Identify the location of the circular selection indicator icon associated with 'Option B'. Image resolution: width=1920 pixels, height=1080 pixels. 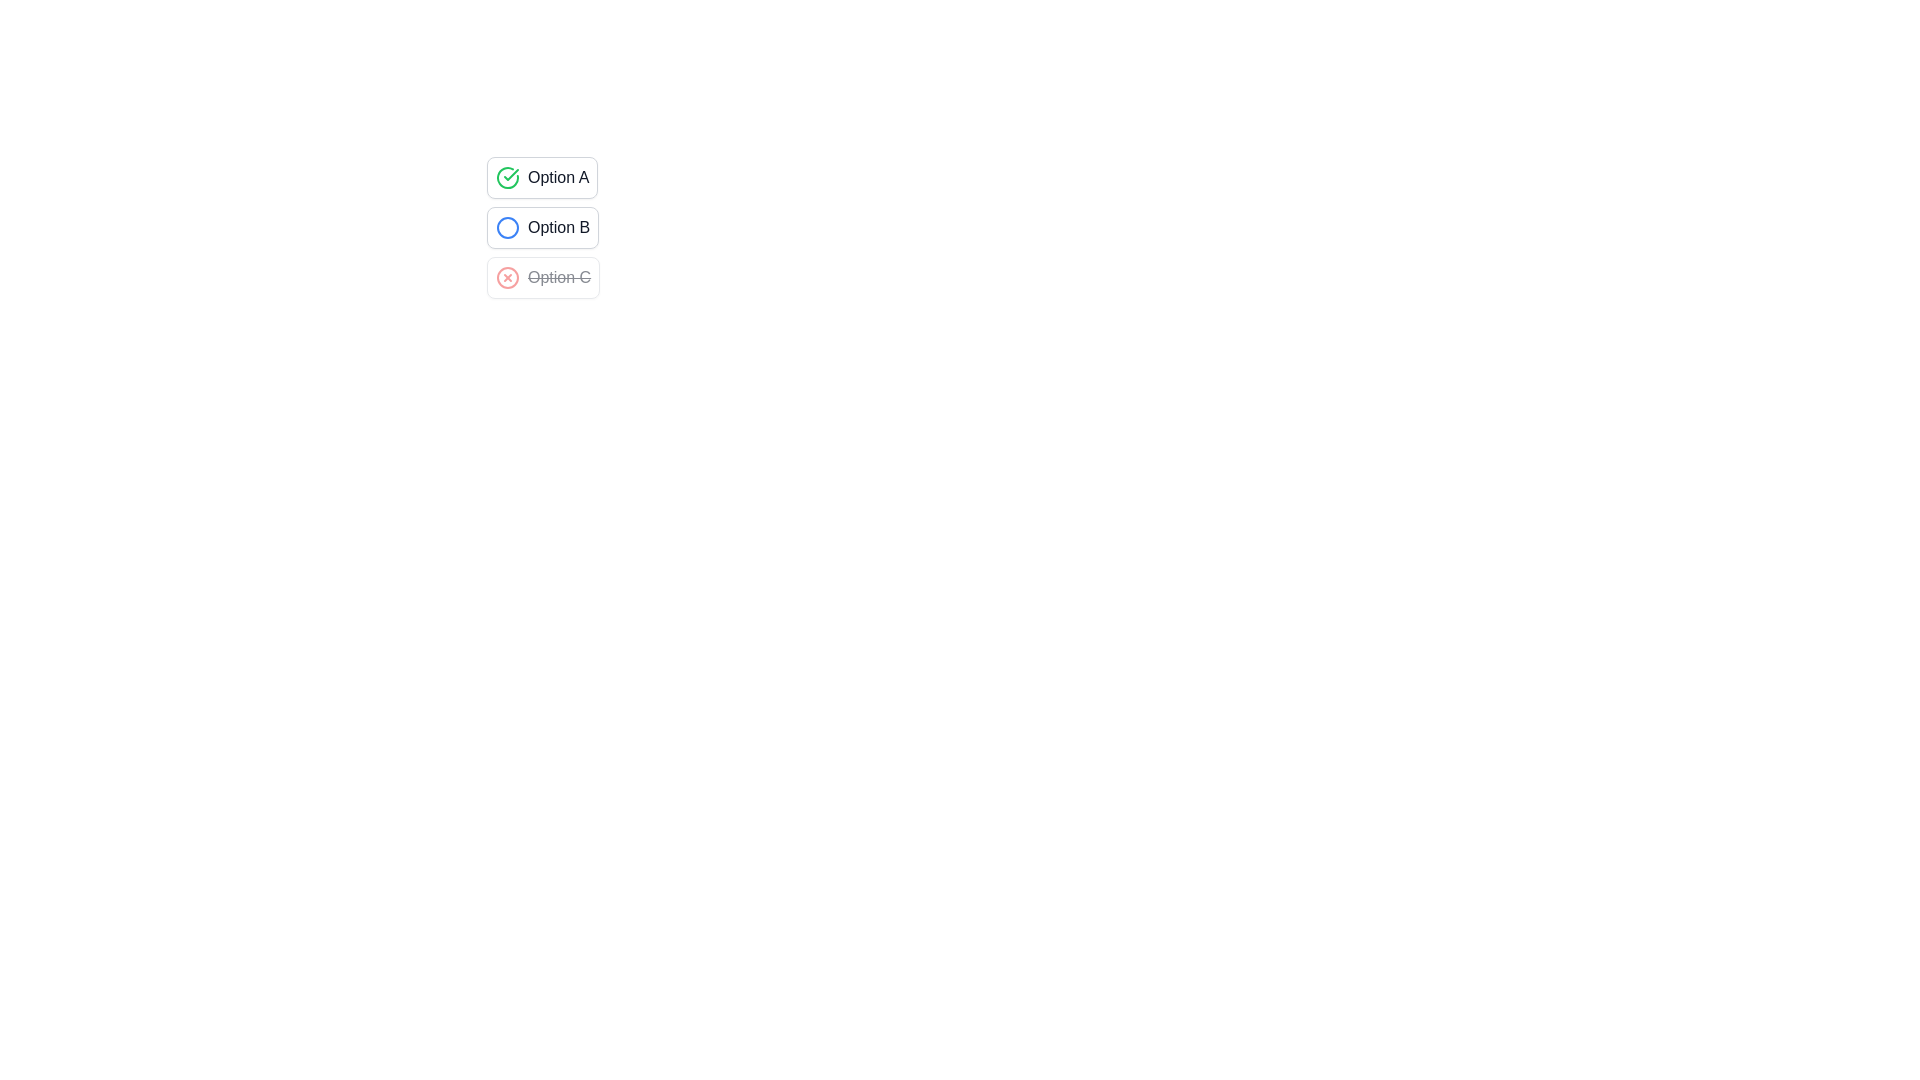
(508, 226).